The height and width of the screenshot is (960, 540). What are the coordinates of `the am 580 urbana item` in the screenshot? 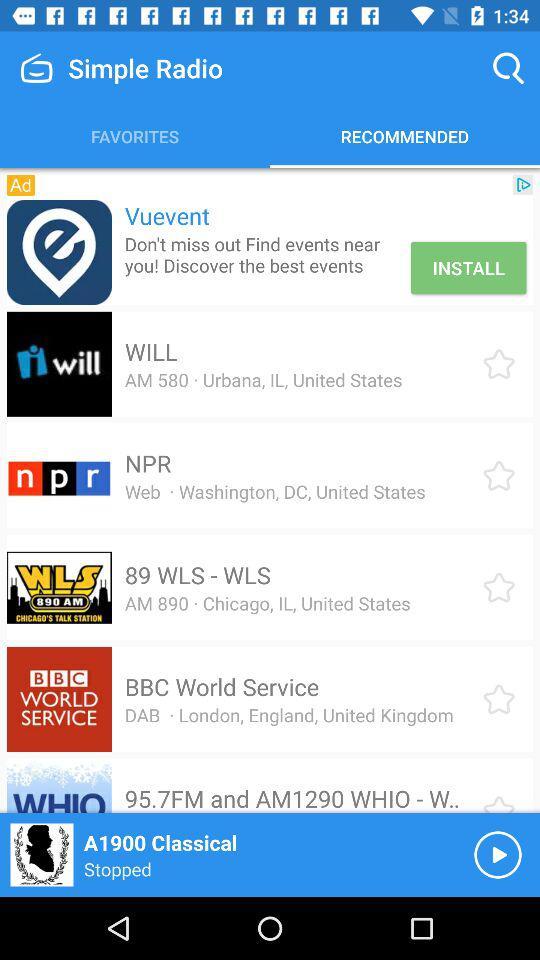 It's located at (263, 378).